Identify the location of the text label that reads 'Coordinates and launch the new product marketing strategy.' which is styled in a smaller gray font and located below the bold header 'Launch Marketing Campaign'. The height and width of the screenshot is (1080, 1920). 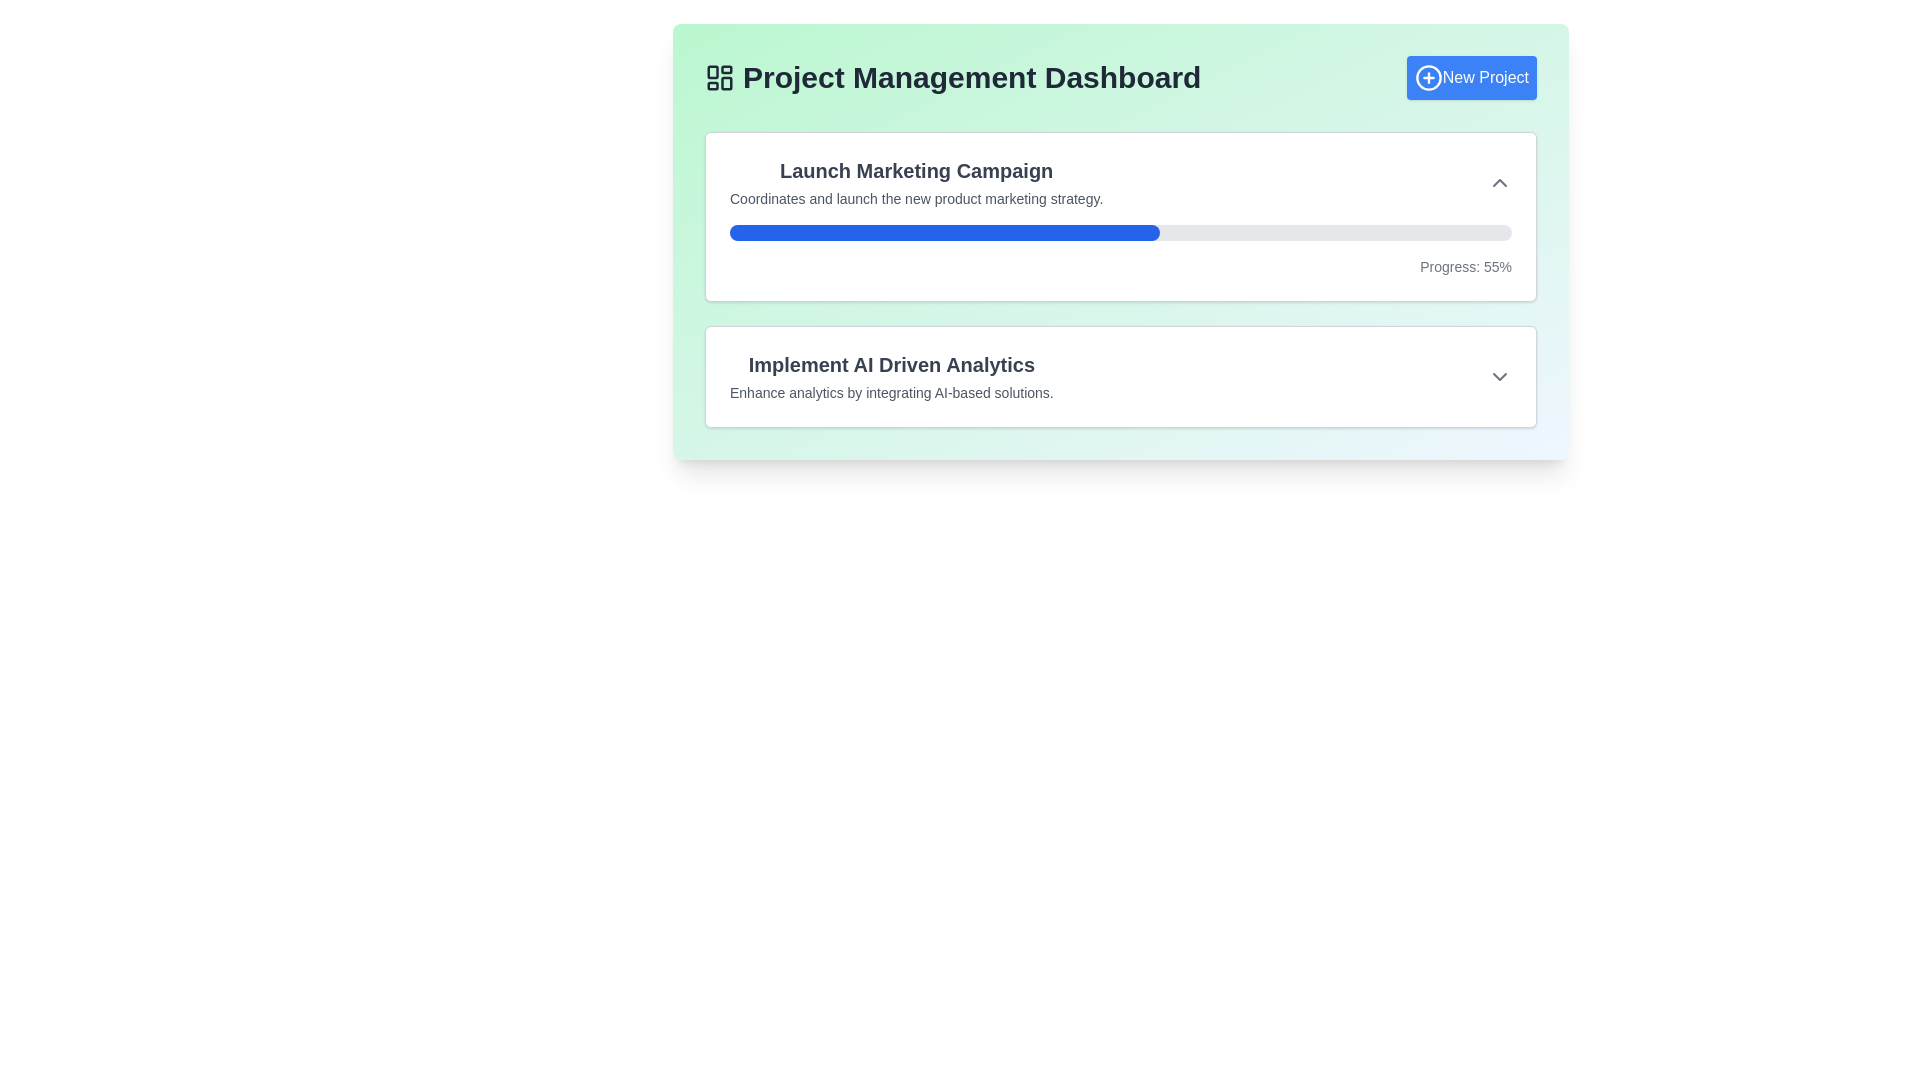
(915, 199).